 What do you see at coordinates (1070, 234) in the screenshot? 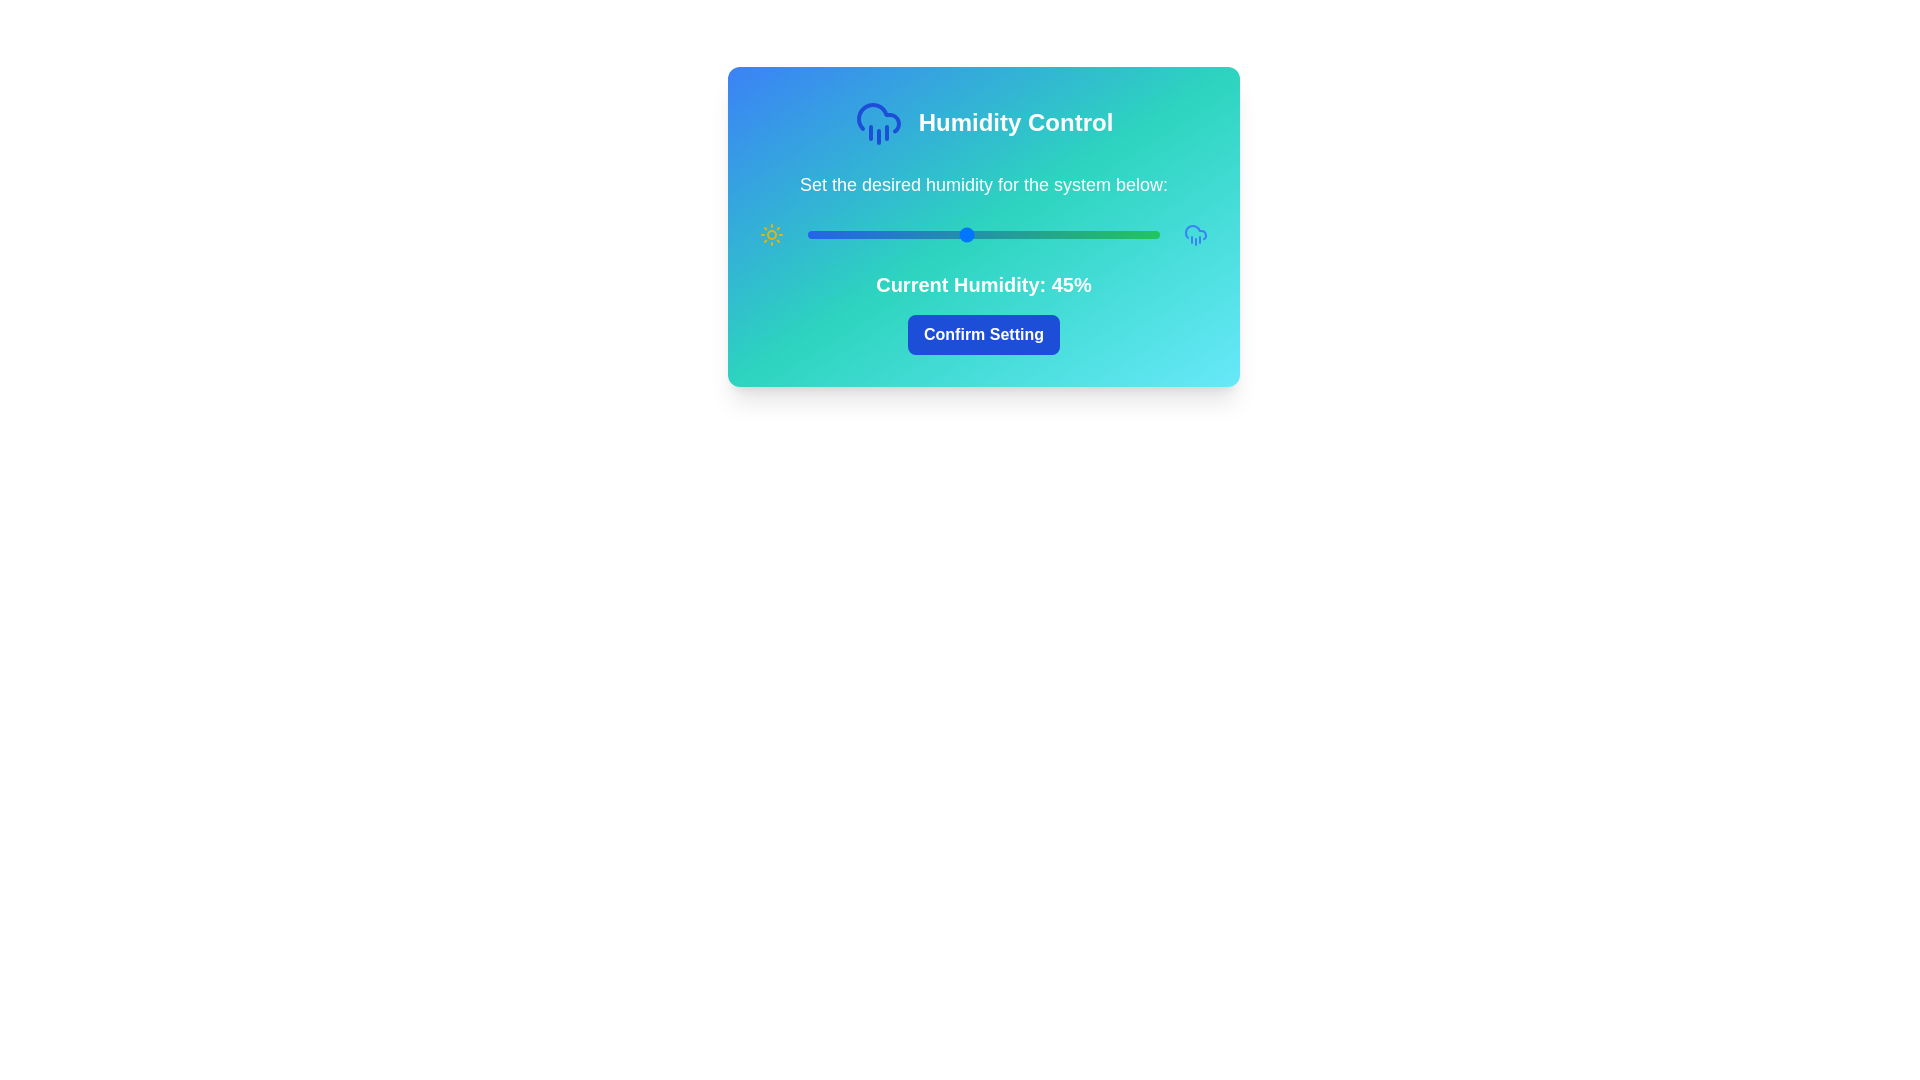
I see `the humidity slider to set the humidity level to 75%` at bounding box center [1070, 234].